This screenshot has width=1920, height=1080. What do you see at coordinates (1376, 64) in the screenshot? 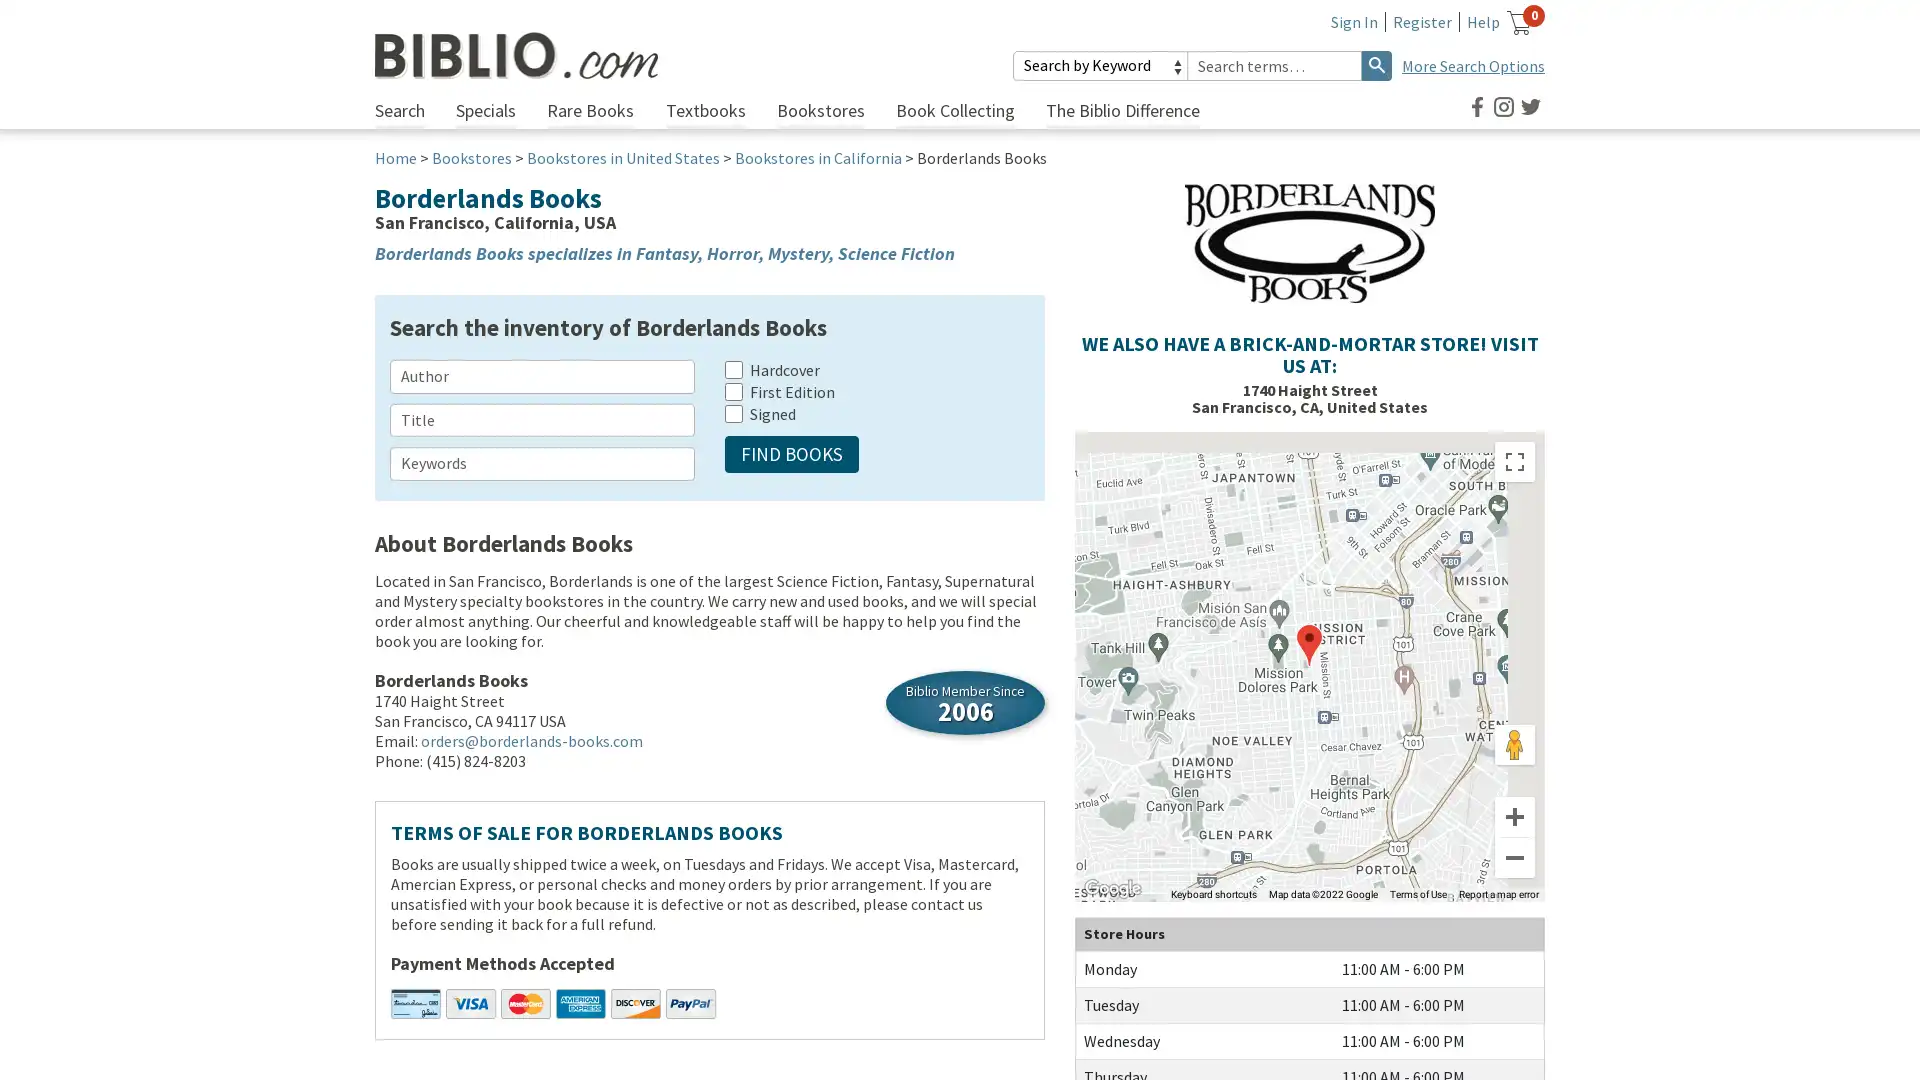
I see `Search` at bounding box center [1376, 64].